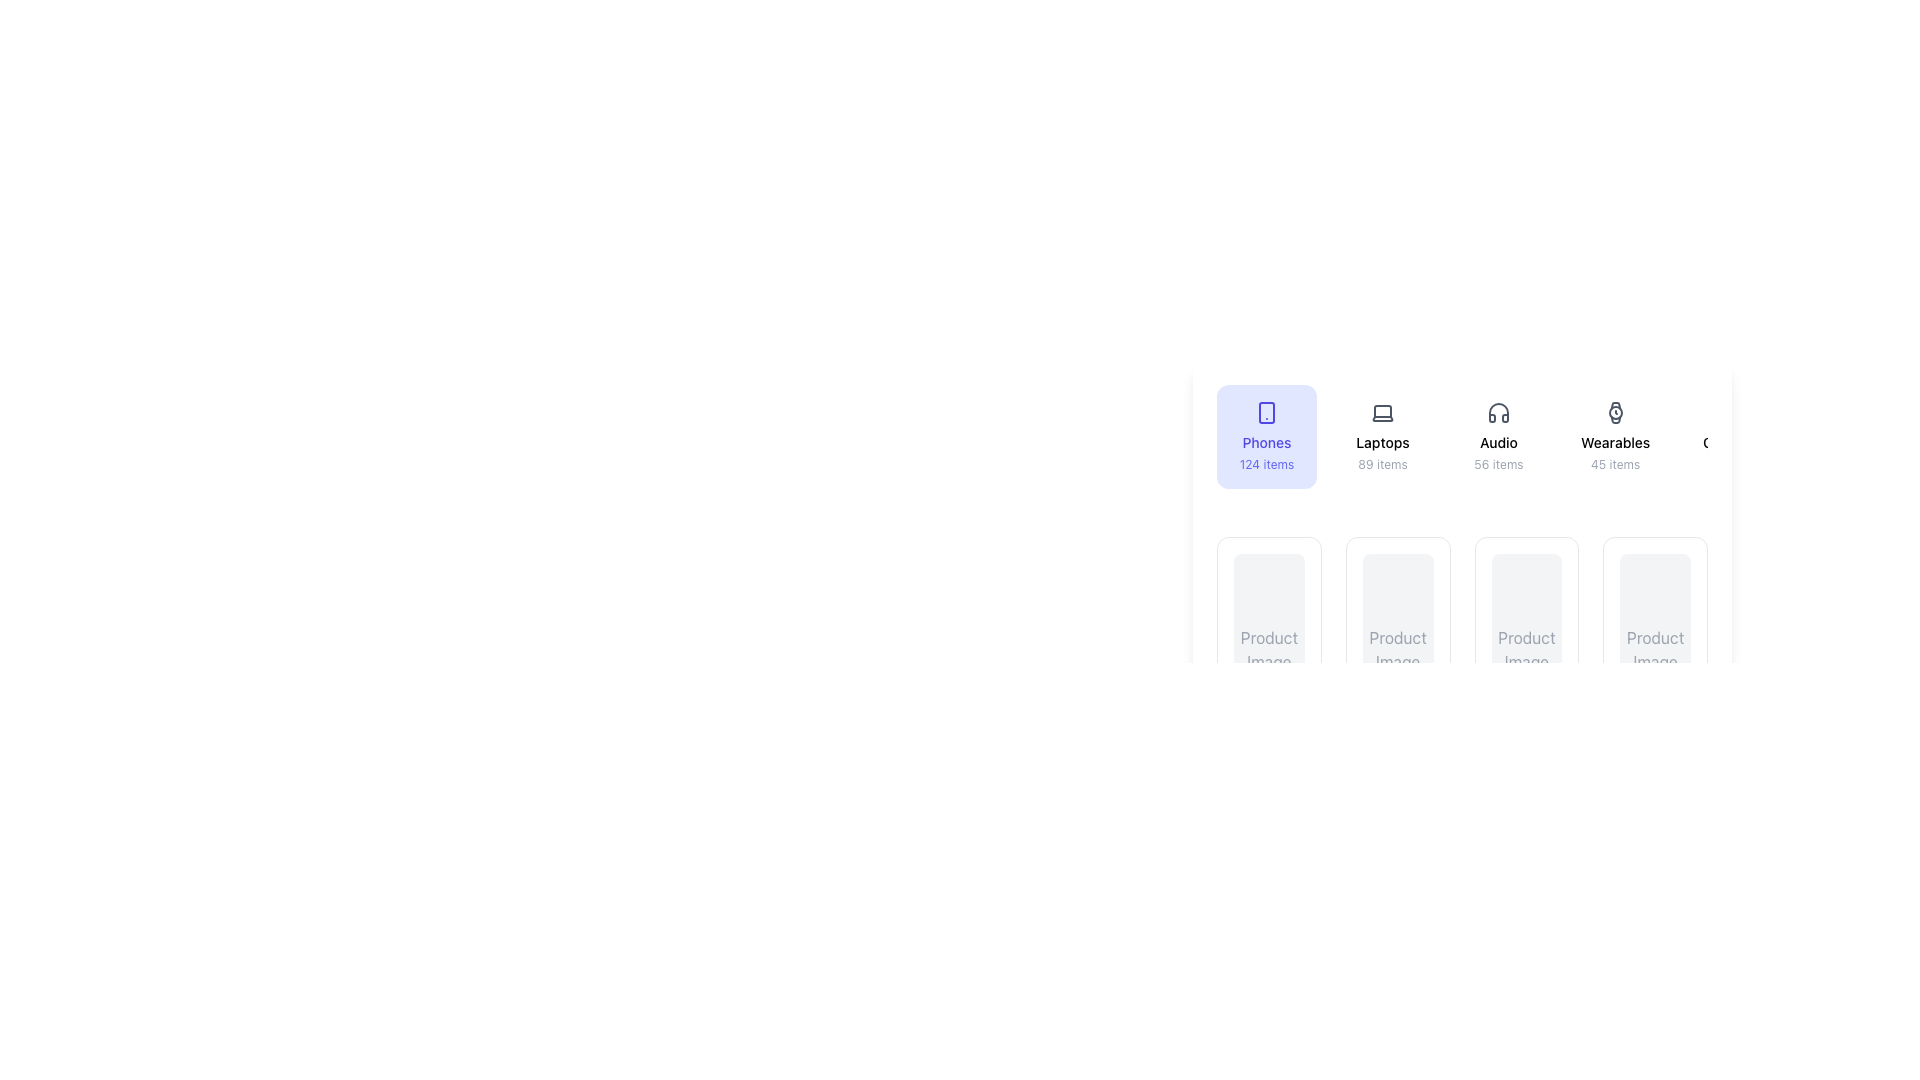  Describe the element at coordinates (1615, 411) in the screenshot. I see `SVG Circle that visually represents the watch icon in the 'Wearables' category for debugging purposes` at that location.